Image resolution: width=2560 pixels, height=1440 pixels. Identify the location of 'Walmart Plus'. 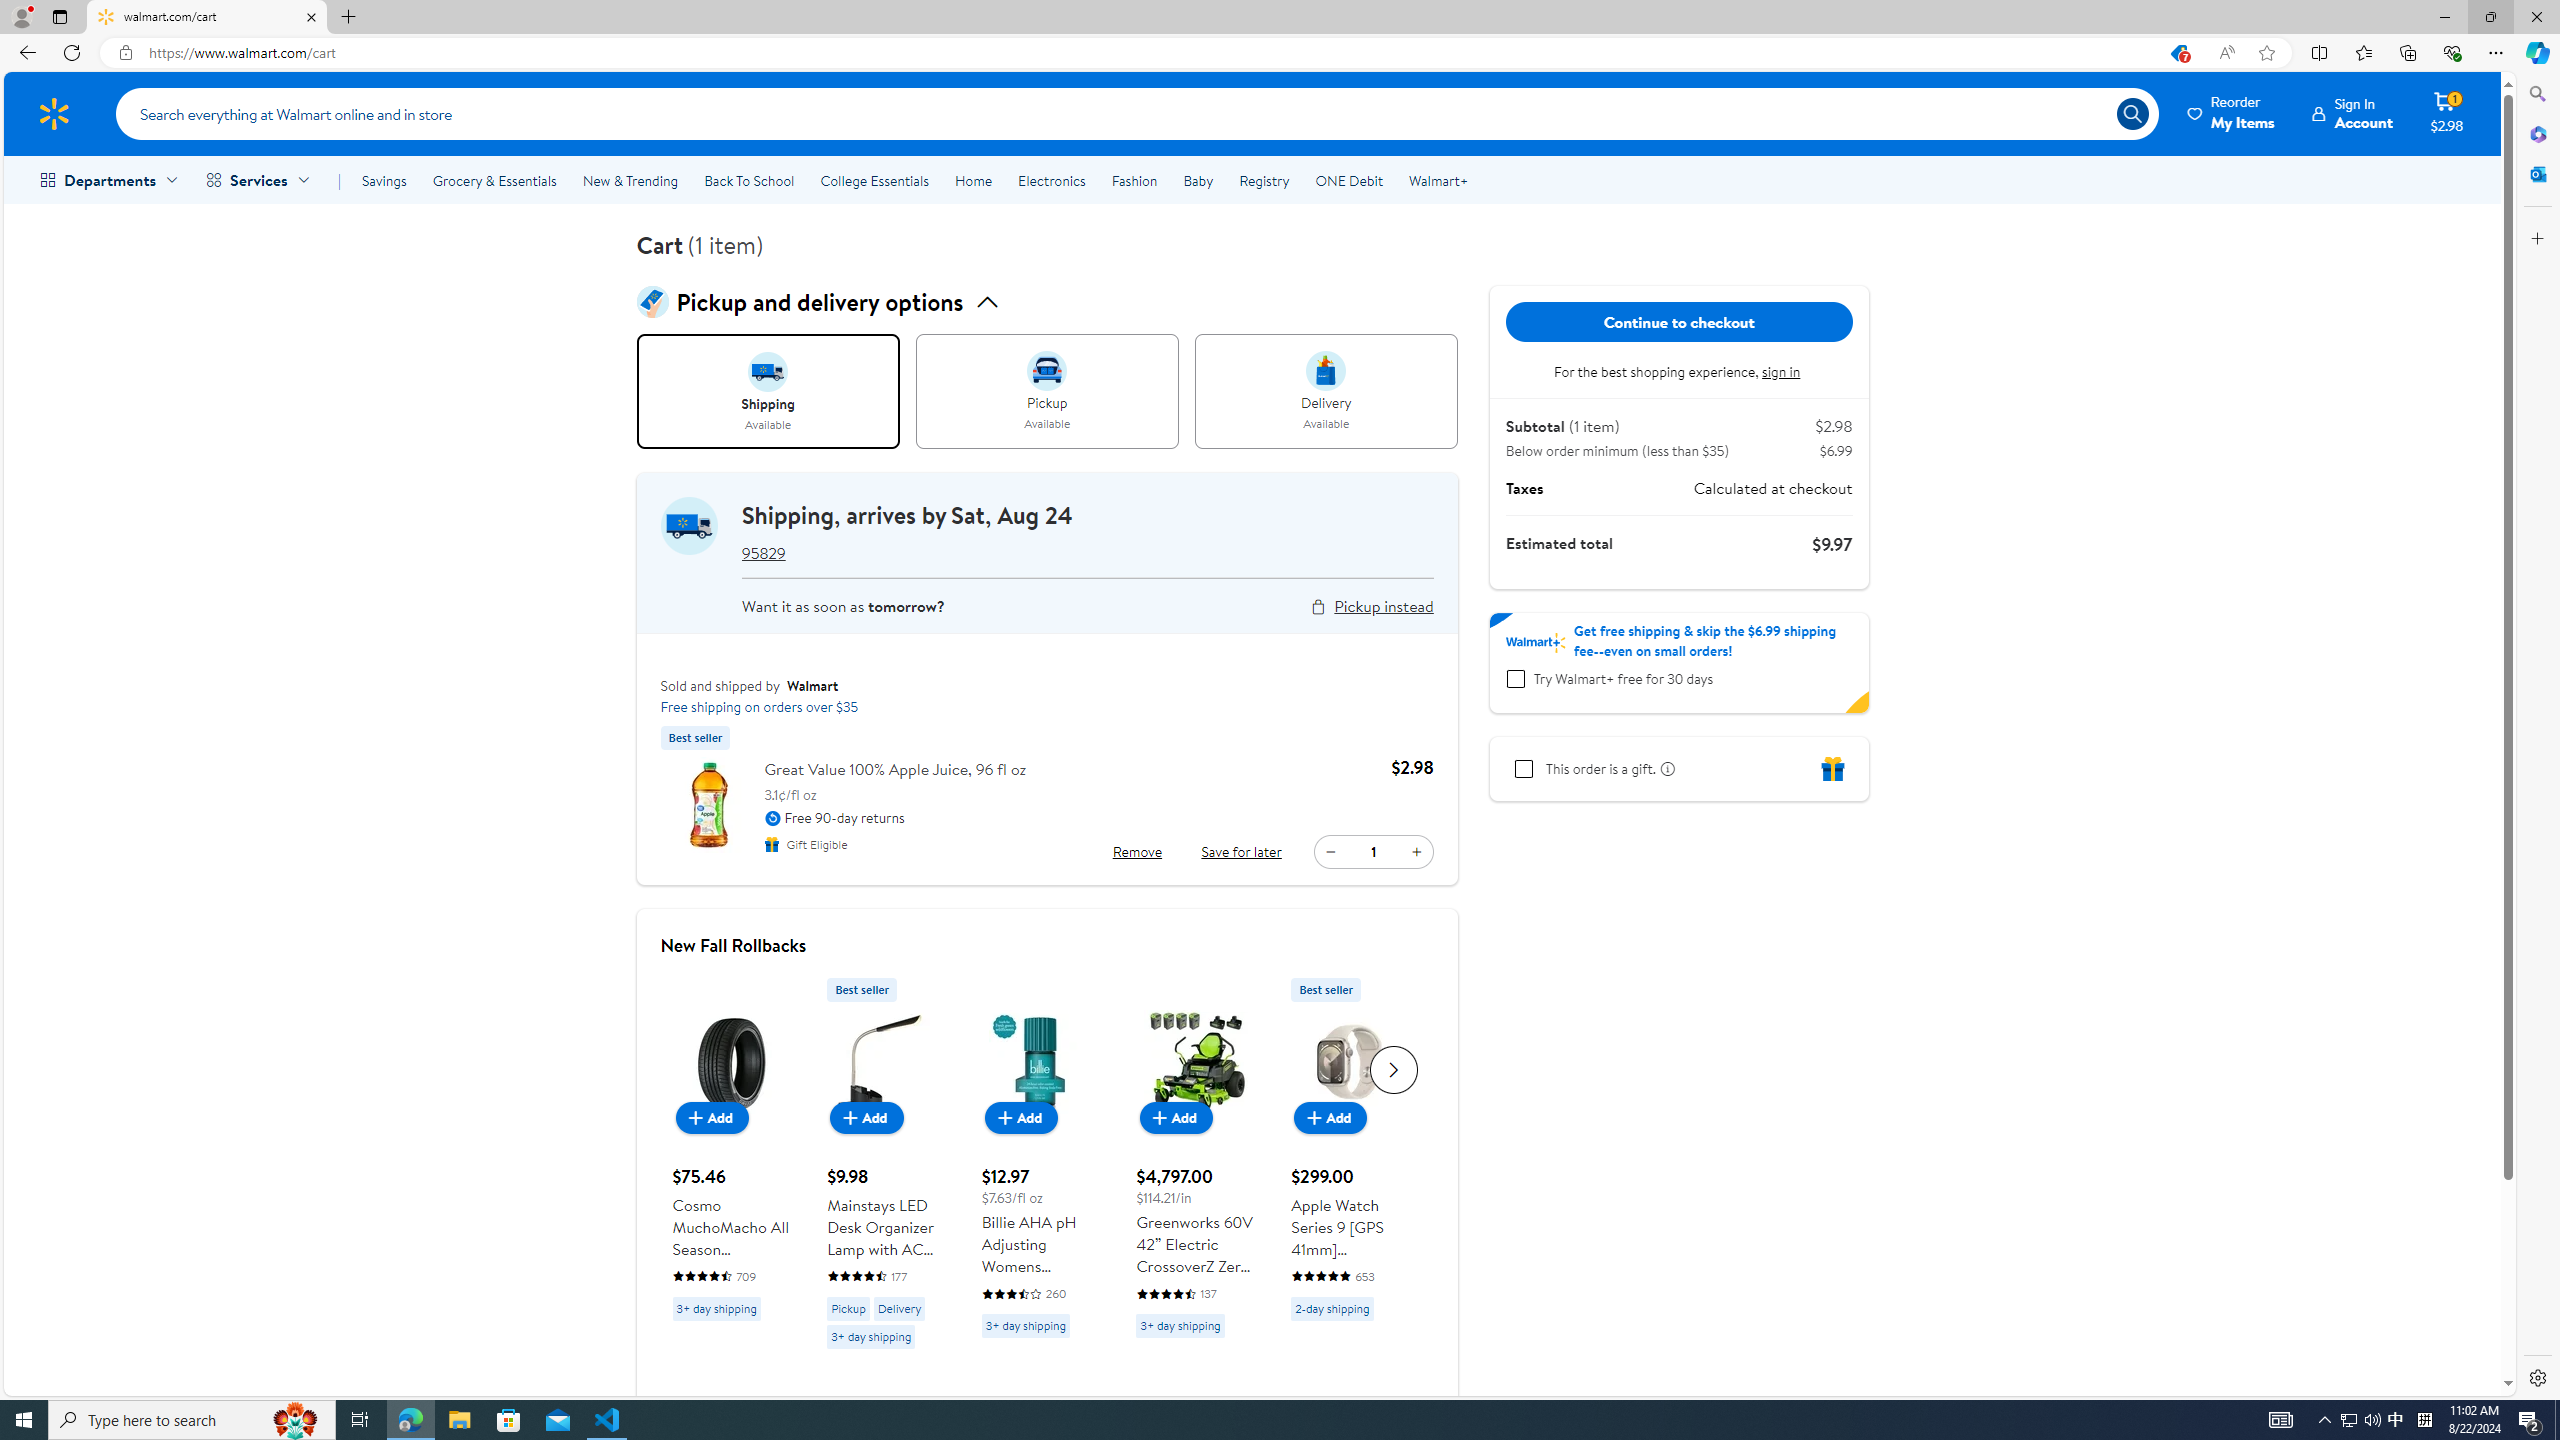
(1536, 642).